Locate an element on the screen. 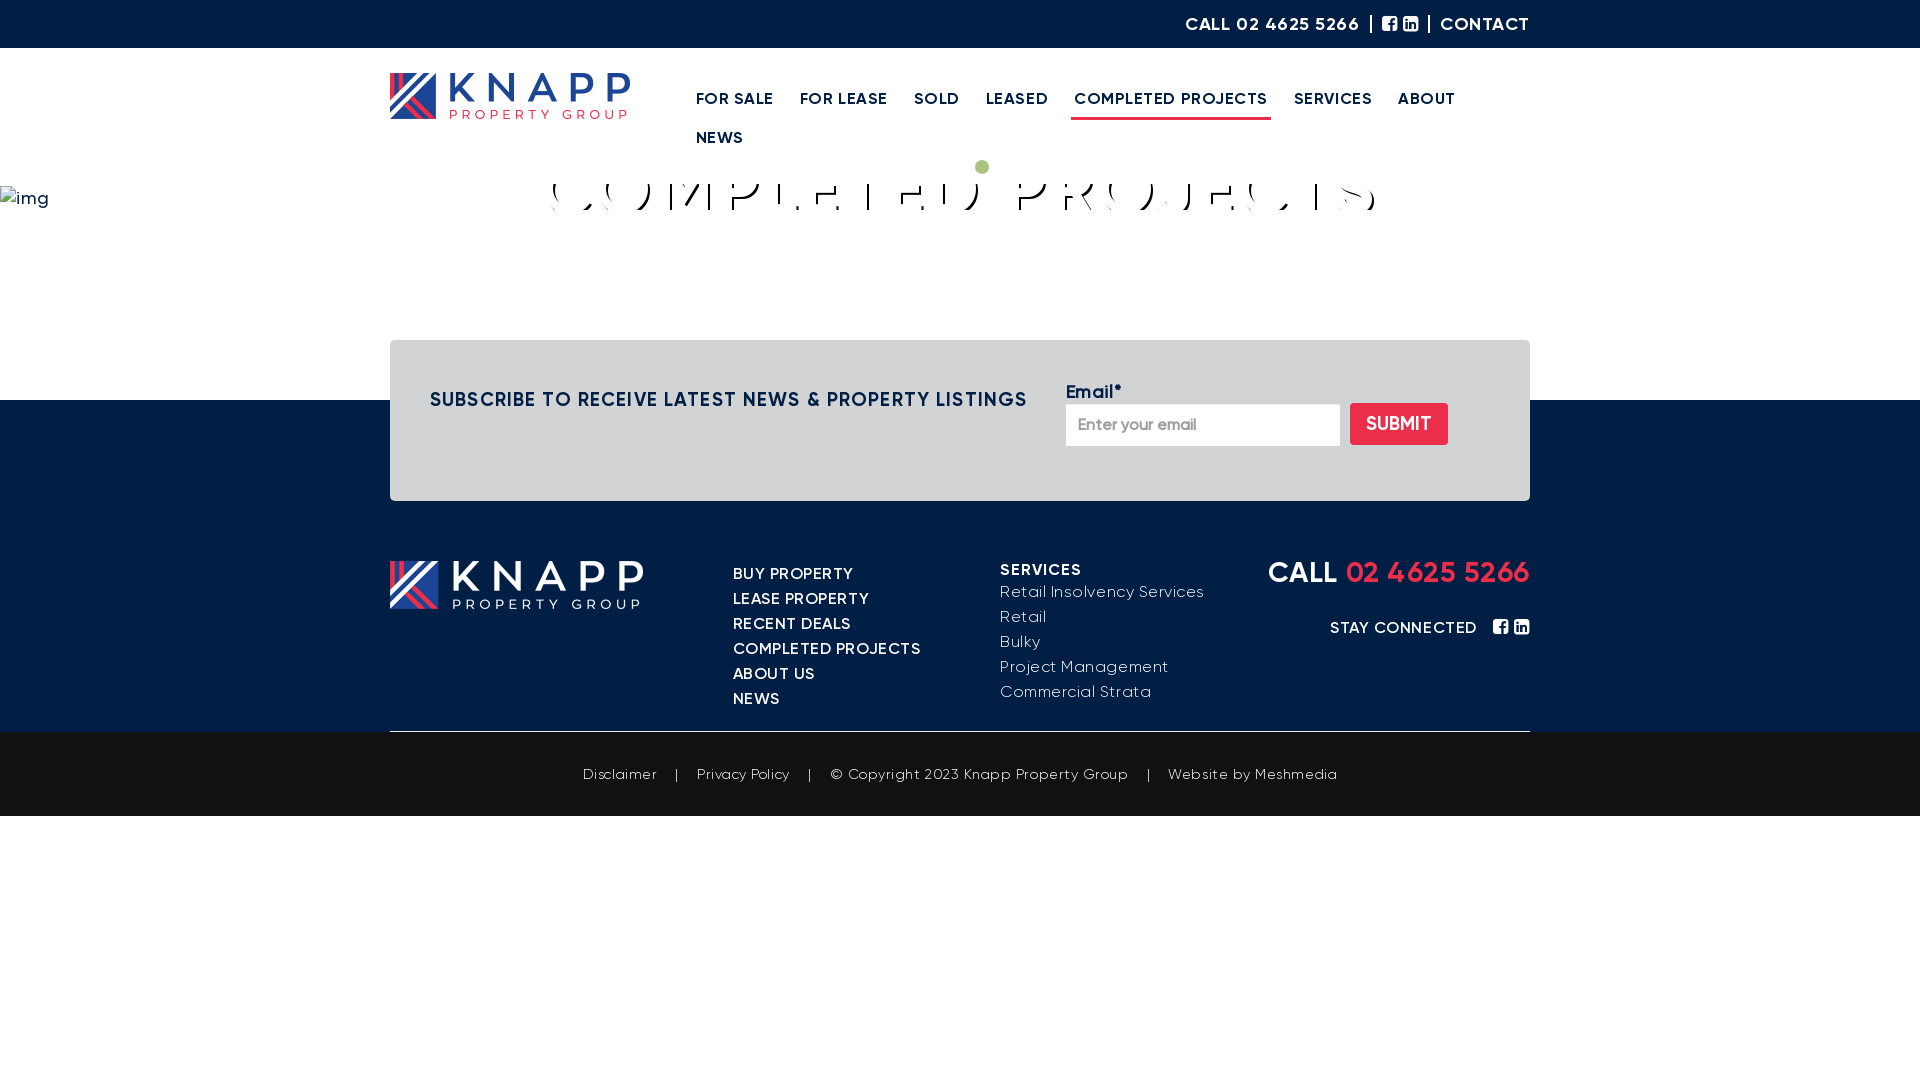 The height and width of the screenshot is (1080, 1920). 'Project Management' is located at coordinates (1083, 666).